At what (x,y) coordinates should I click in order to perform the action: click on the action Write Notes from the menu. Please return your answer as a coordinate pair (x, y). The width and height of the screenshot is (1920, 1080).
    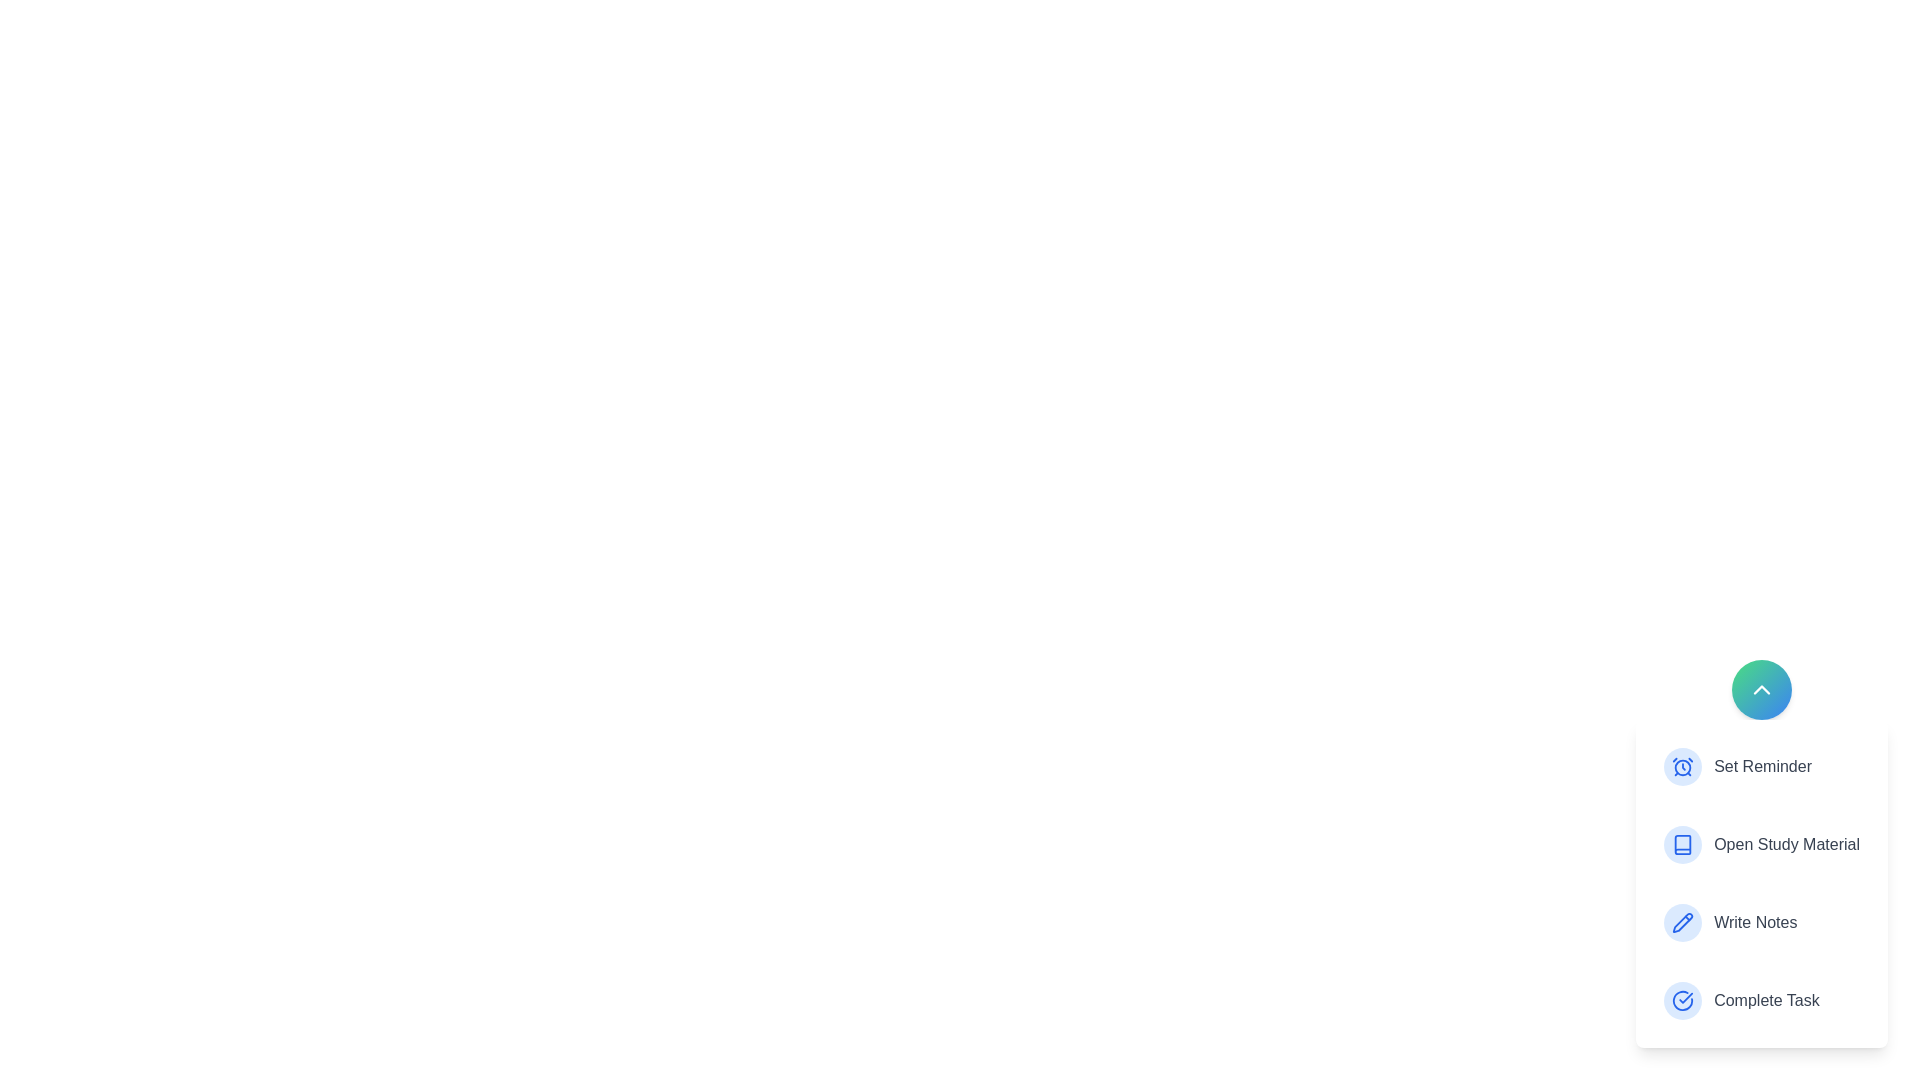
    Looking at the image, I should click on (1761, 922).